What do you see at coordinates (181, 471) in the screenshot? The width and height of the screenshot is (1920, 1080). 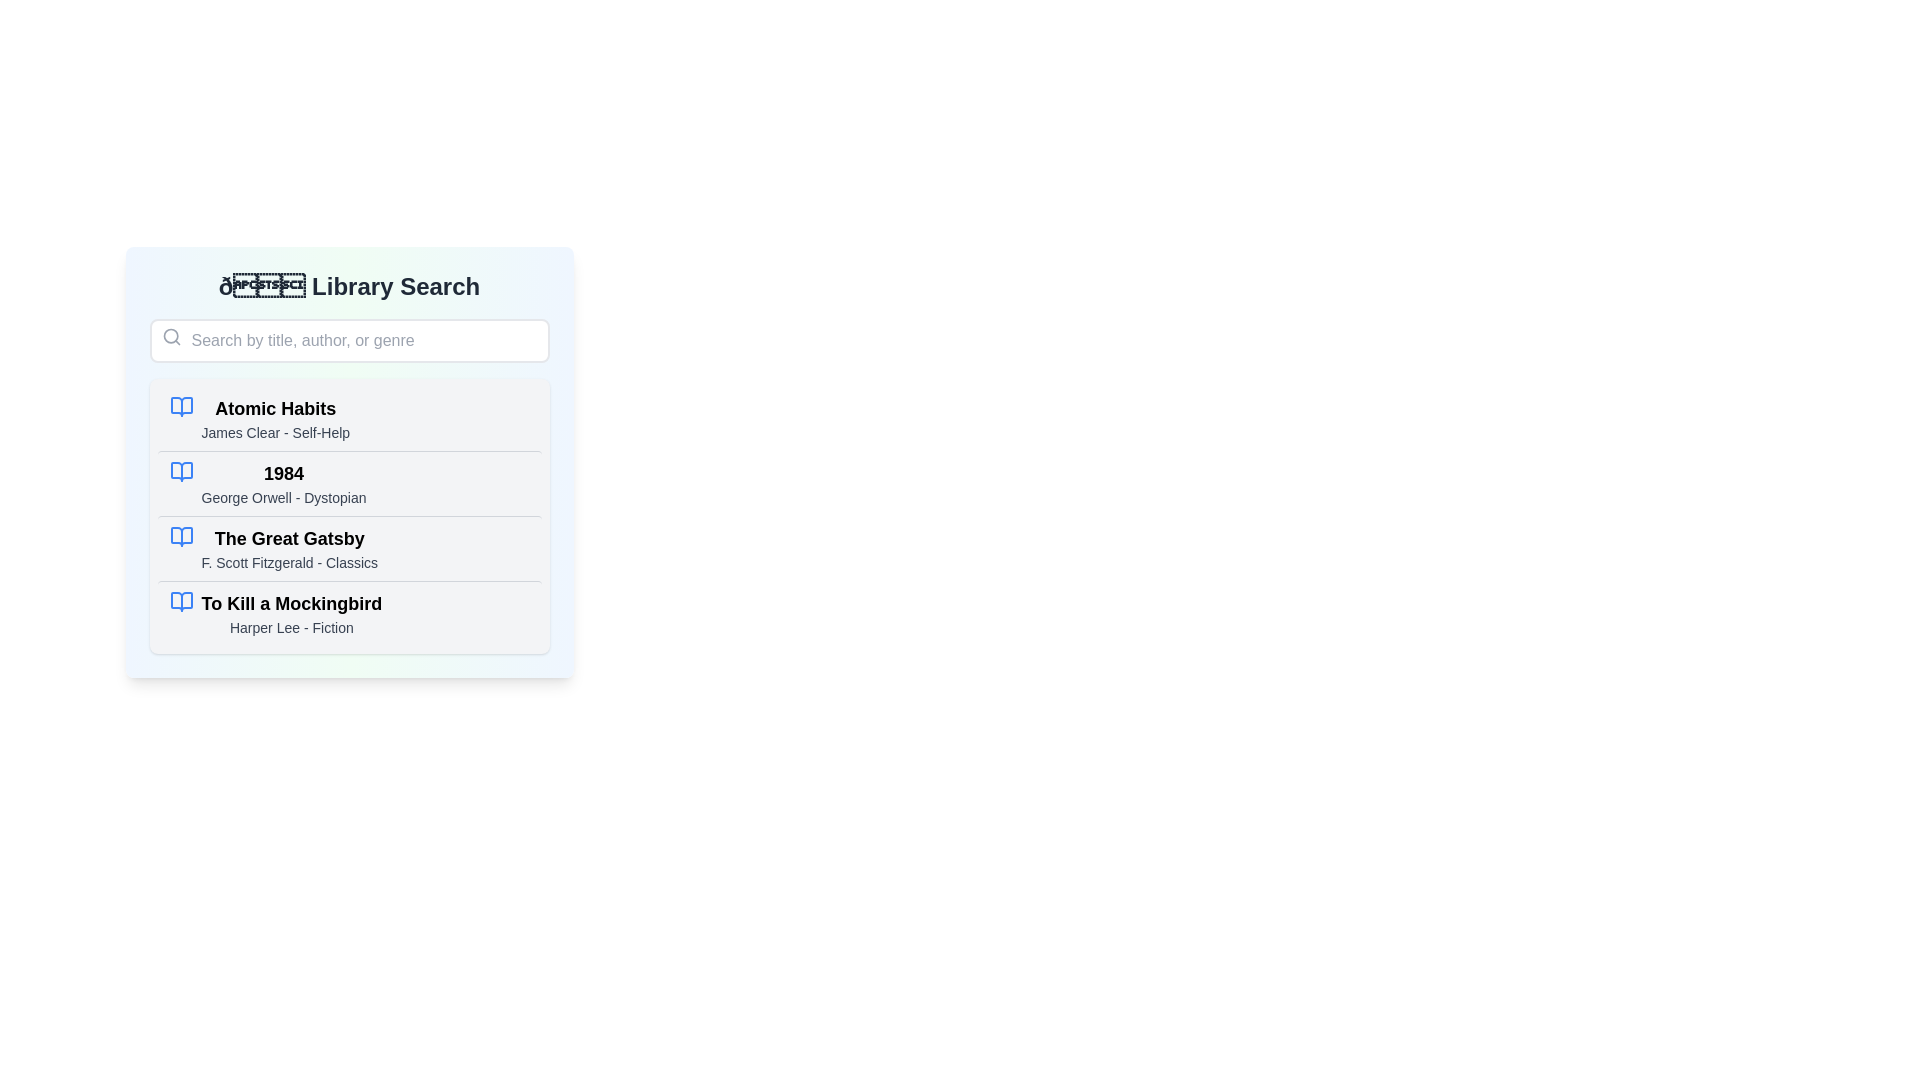 I see `the iconic book indicator` at bounding box center [181, 471].